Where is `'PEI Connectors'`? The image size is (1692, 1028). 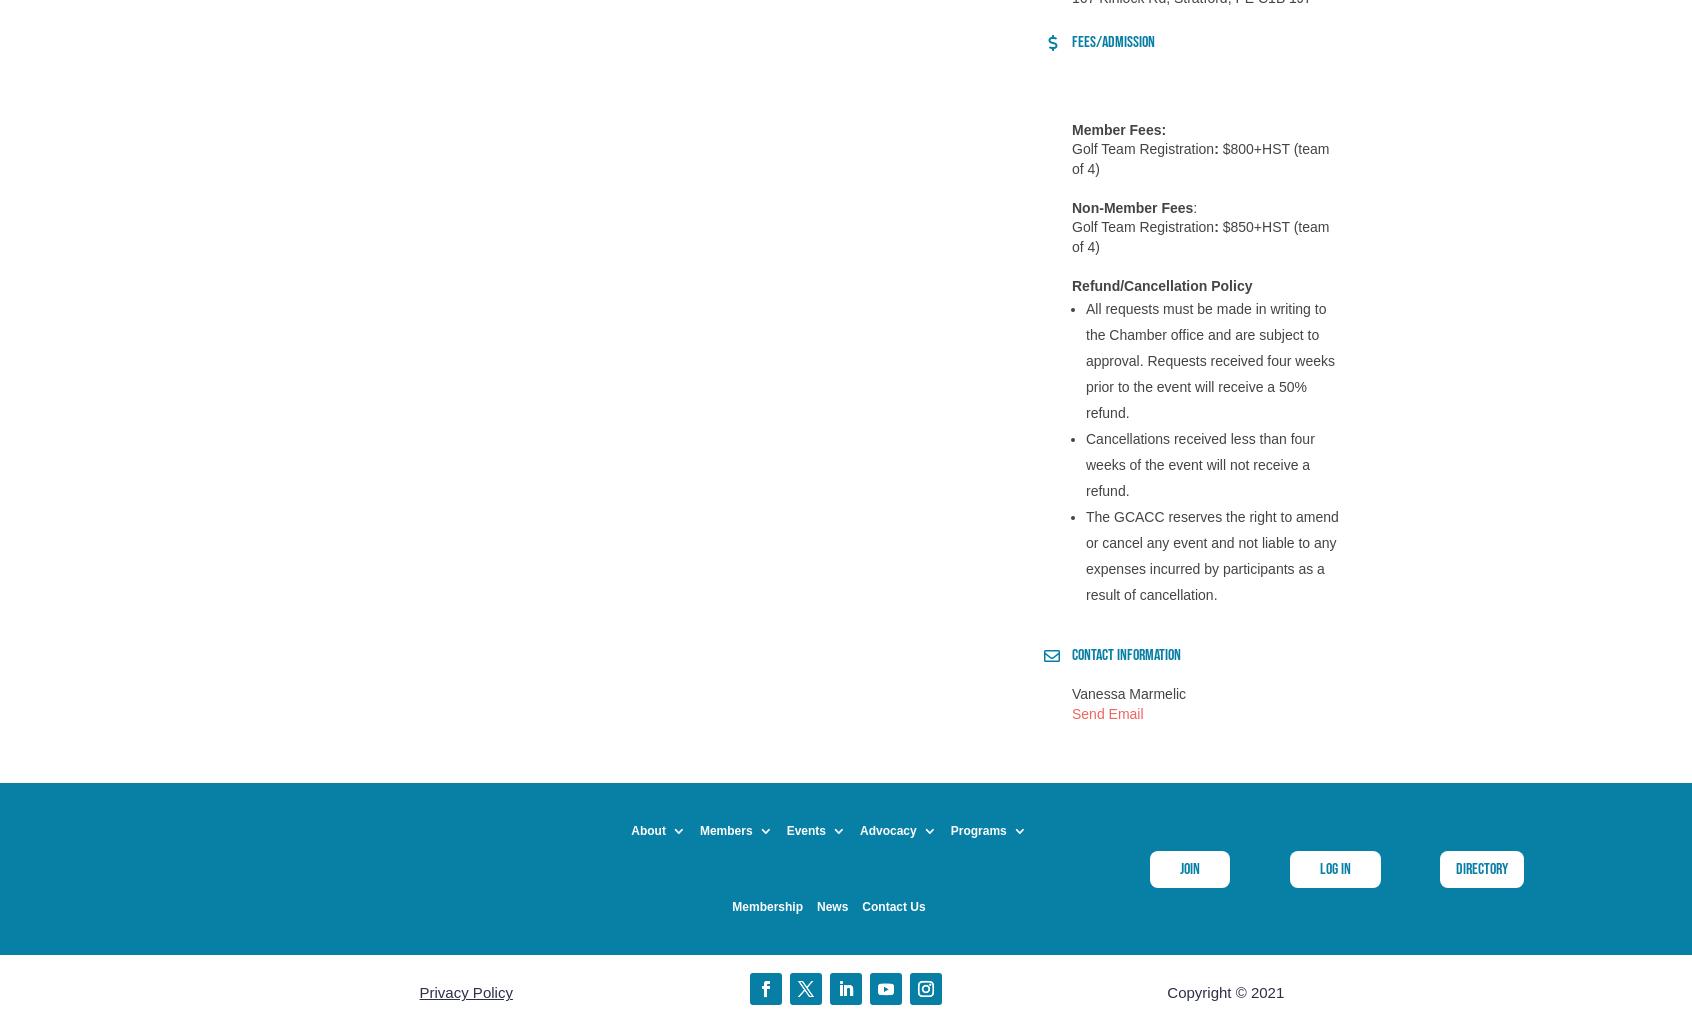 'PEI Connectors' is located at coordinates (1027, 629).